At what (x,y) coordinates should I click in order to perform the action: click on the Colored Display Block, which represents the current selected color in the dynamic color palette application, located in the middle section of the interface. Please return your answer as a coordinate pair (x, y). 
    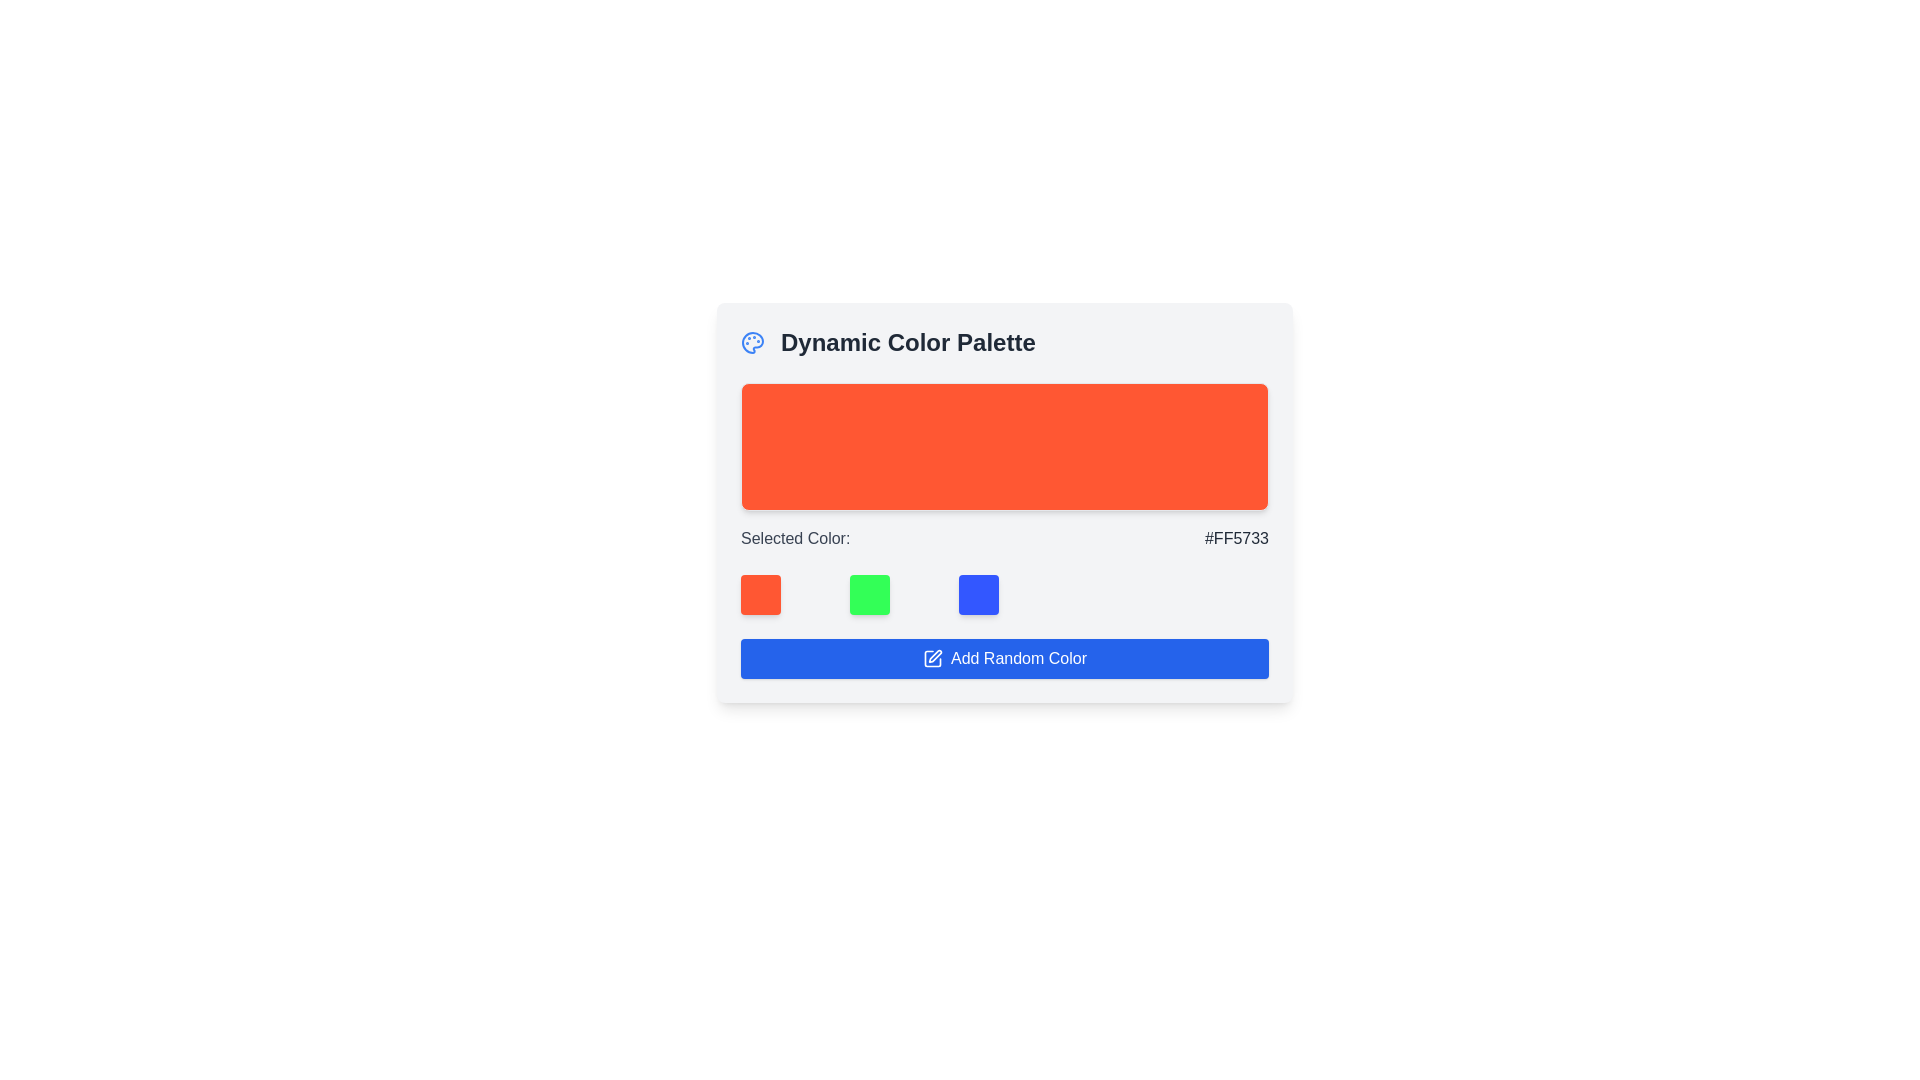
    Looking at the image, I should click on (1004, 446).